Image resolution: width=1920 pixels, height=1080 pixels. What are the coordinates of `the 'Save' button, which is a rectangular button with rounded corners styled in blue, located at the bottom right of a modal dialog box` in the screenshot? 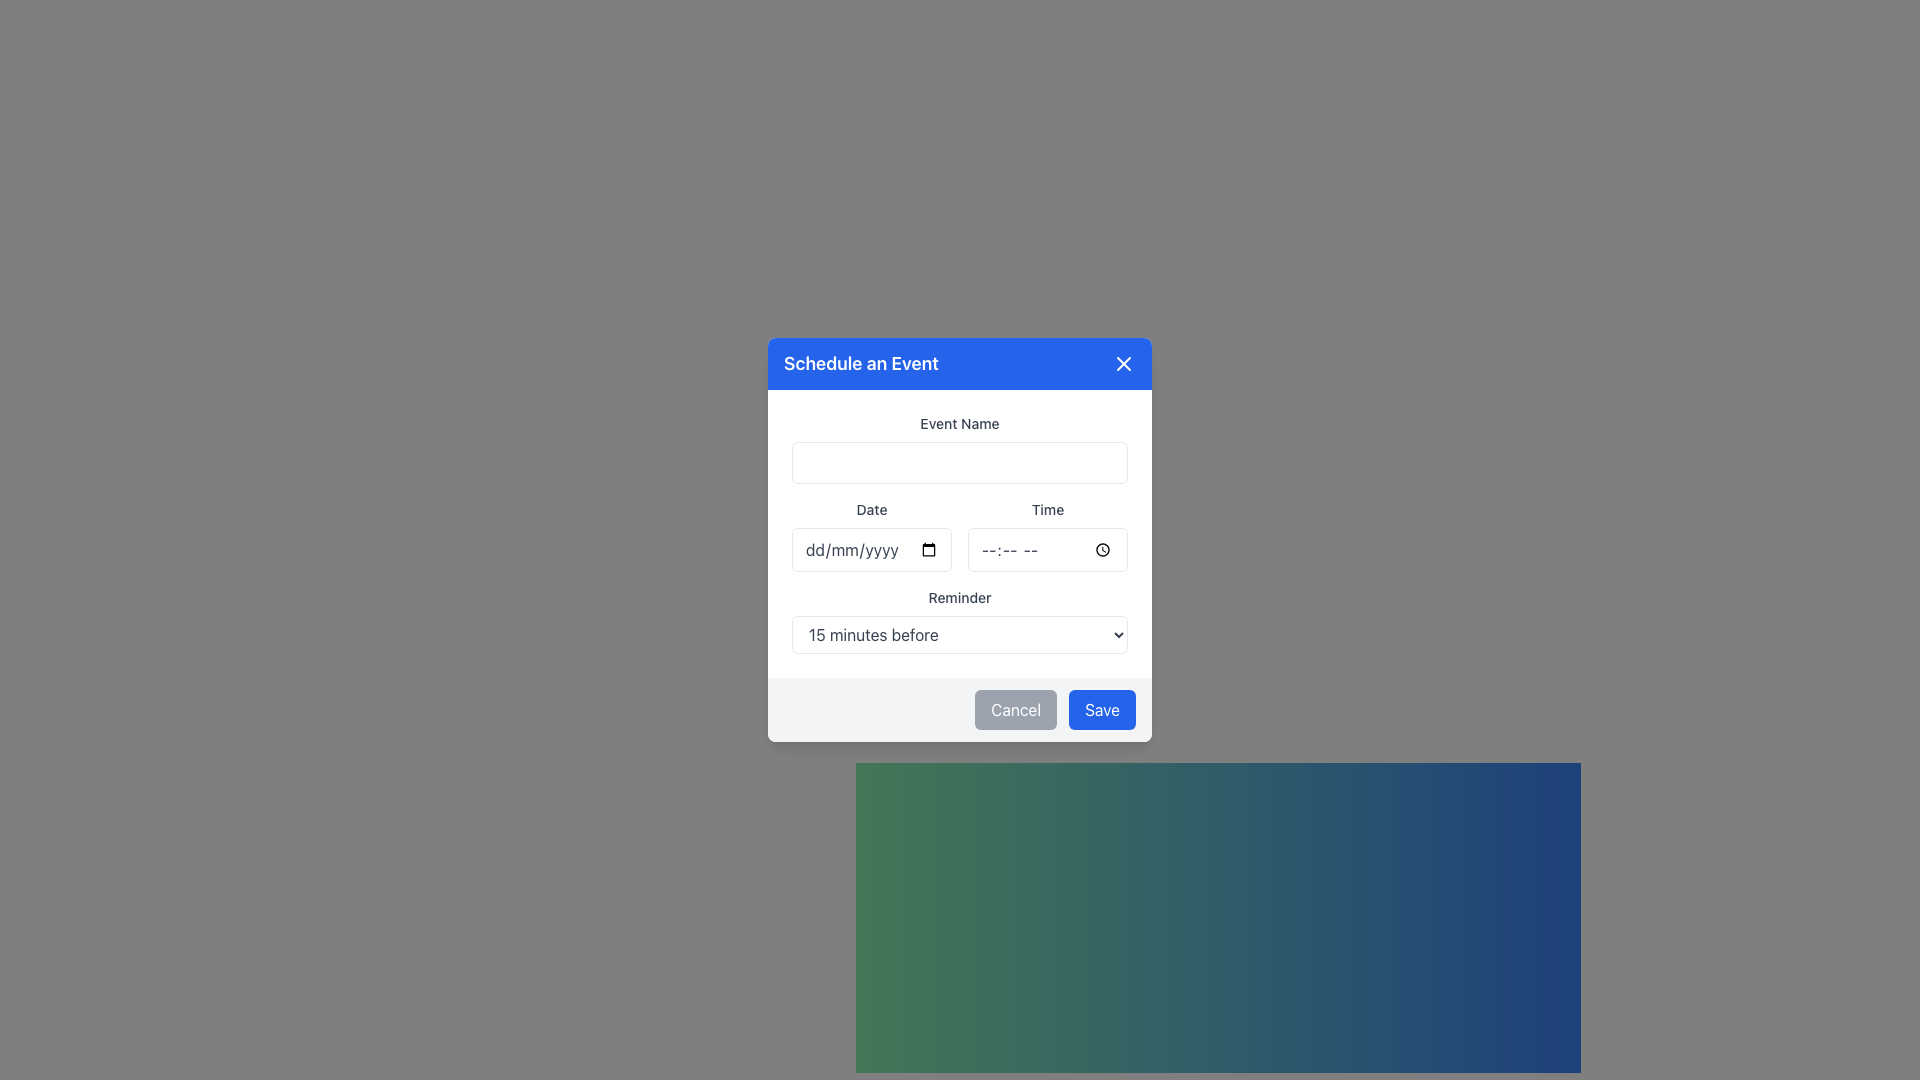 It's located at (1101, 708).